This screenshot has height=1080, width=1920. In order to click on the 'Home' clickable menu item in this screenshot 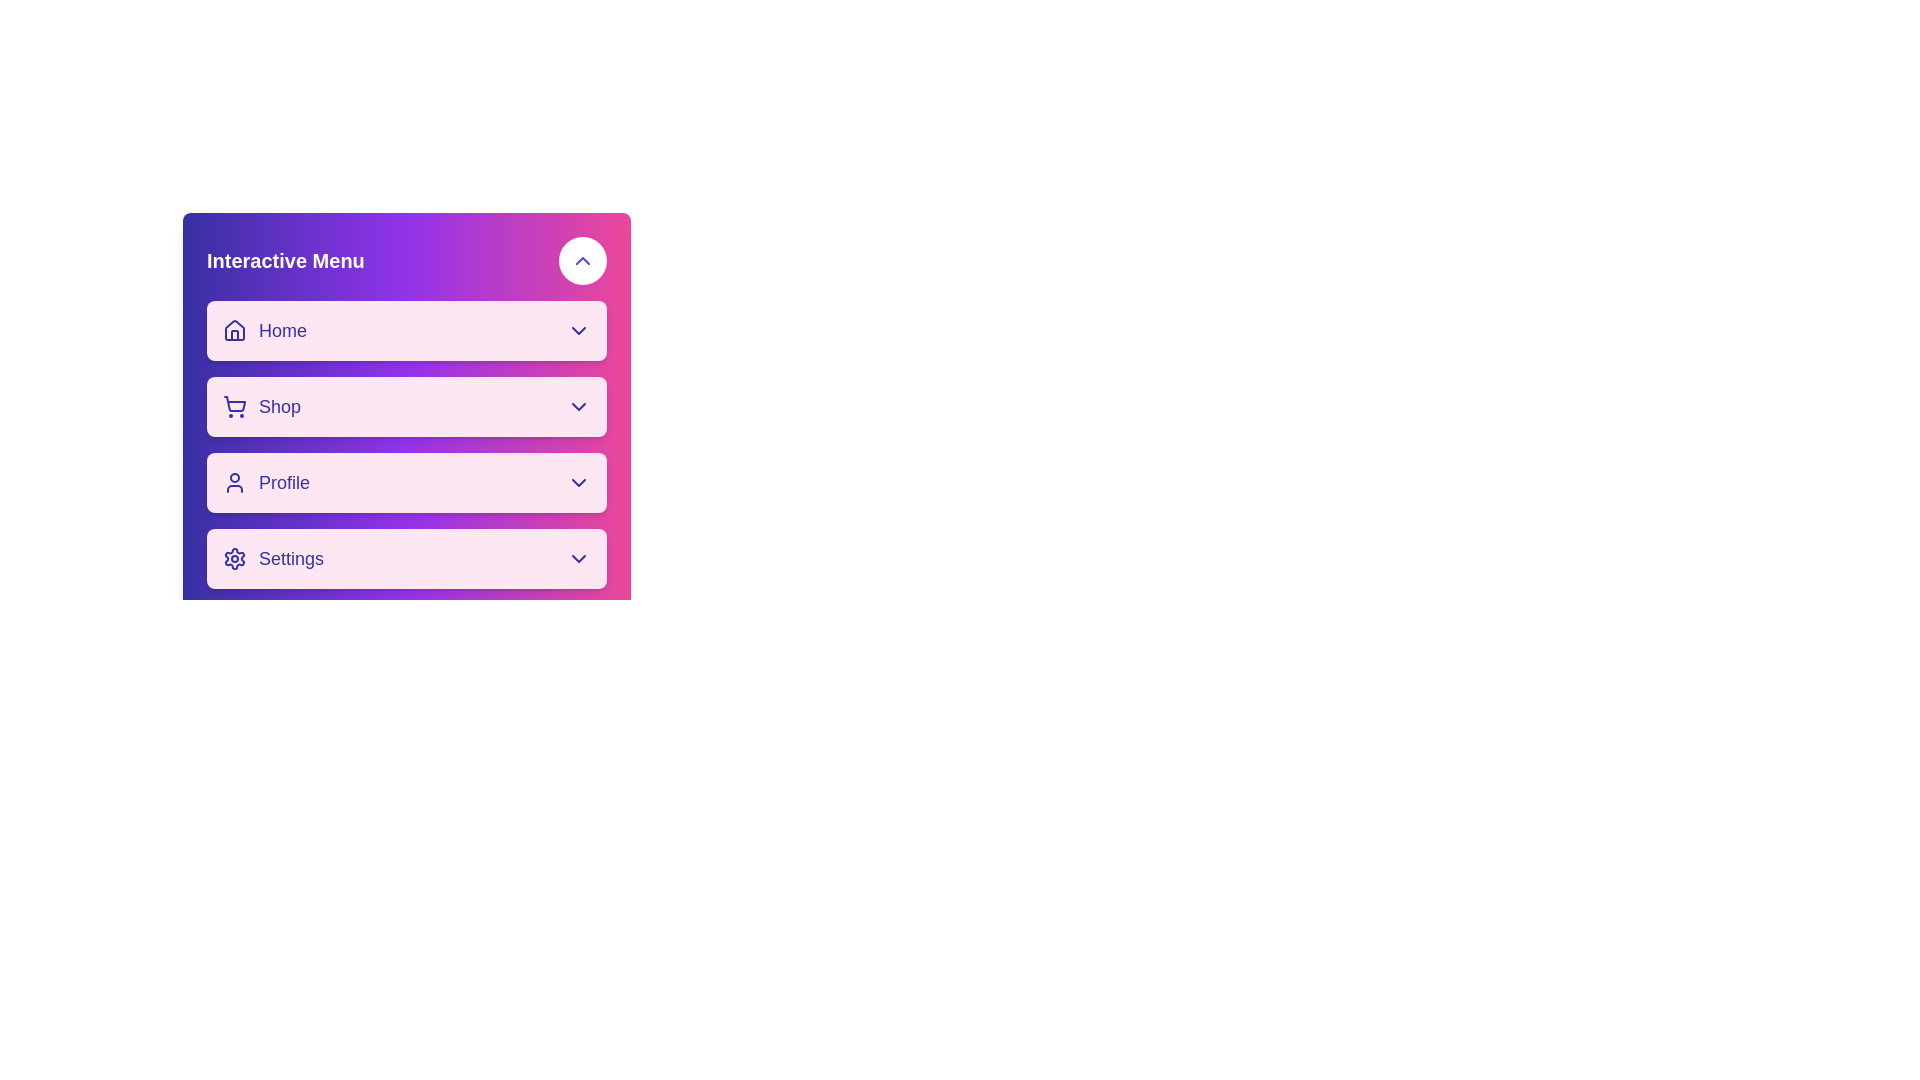, I will do `click(263, 330)`.